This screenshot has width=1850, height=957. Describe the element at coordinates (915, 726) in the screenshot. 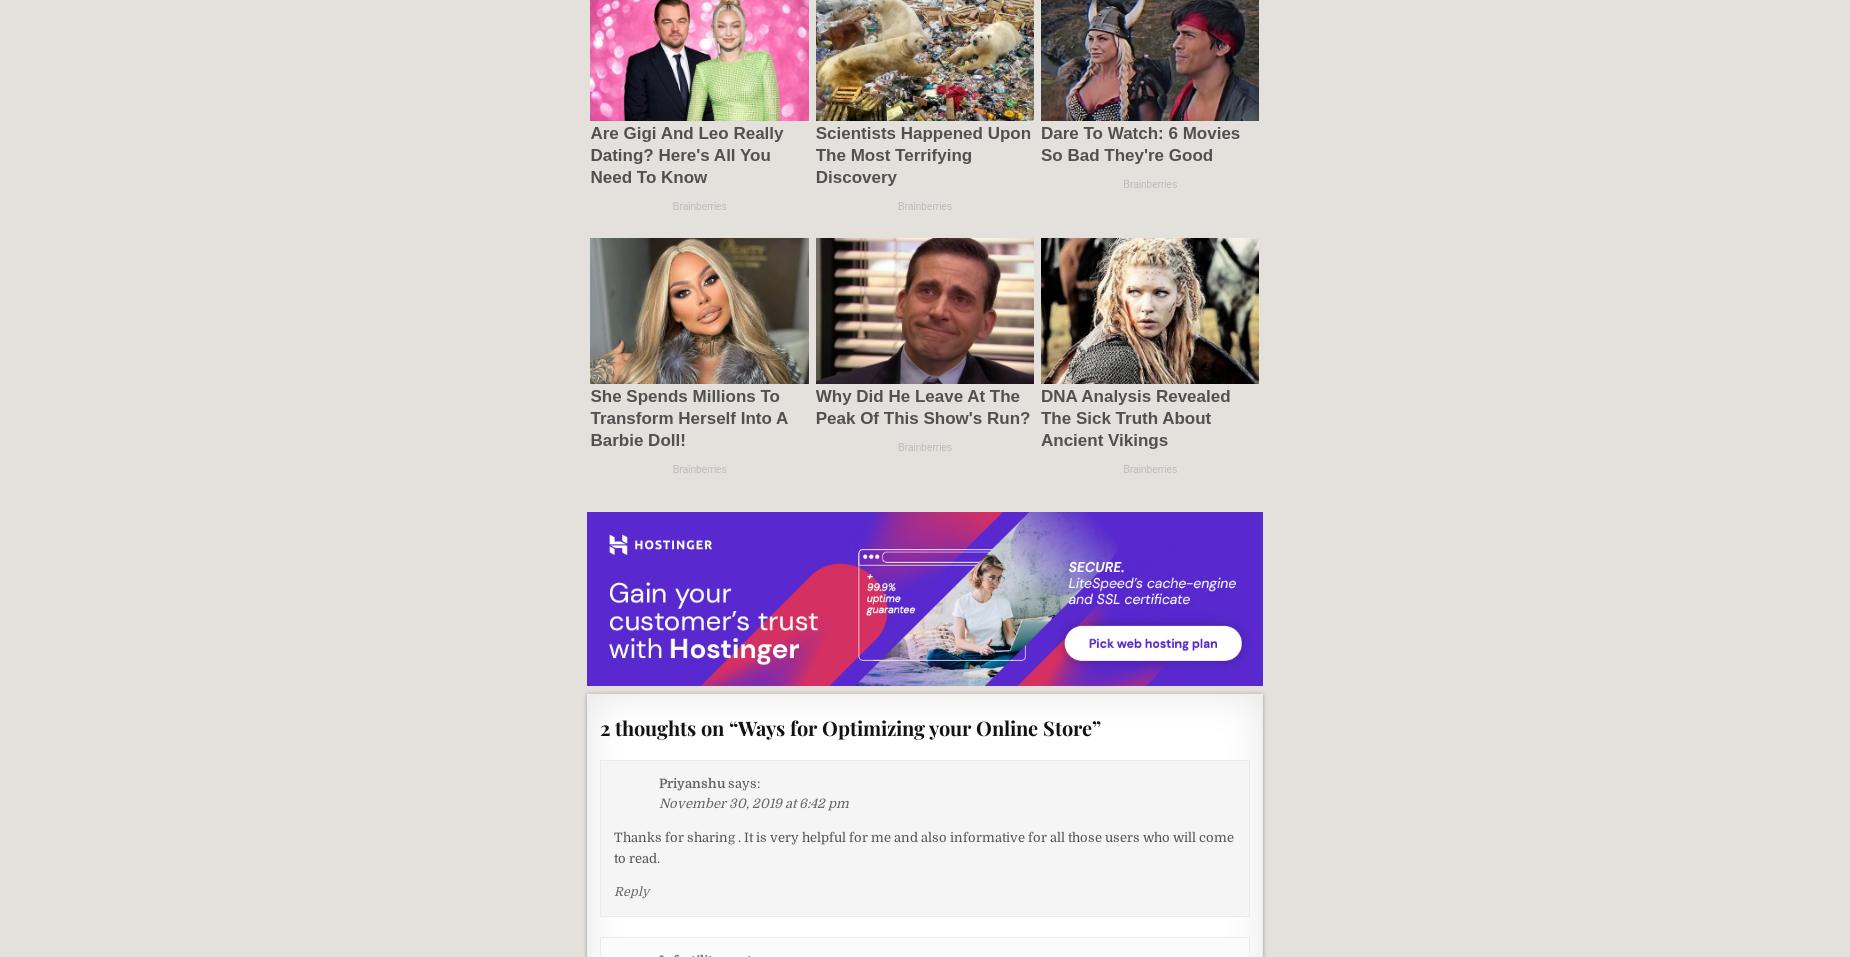

I see `'Ways for Optimizing your Online Store'` at that location.